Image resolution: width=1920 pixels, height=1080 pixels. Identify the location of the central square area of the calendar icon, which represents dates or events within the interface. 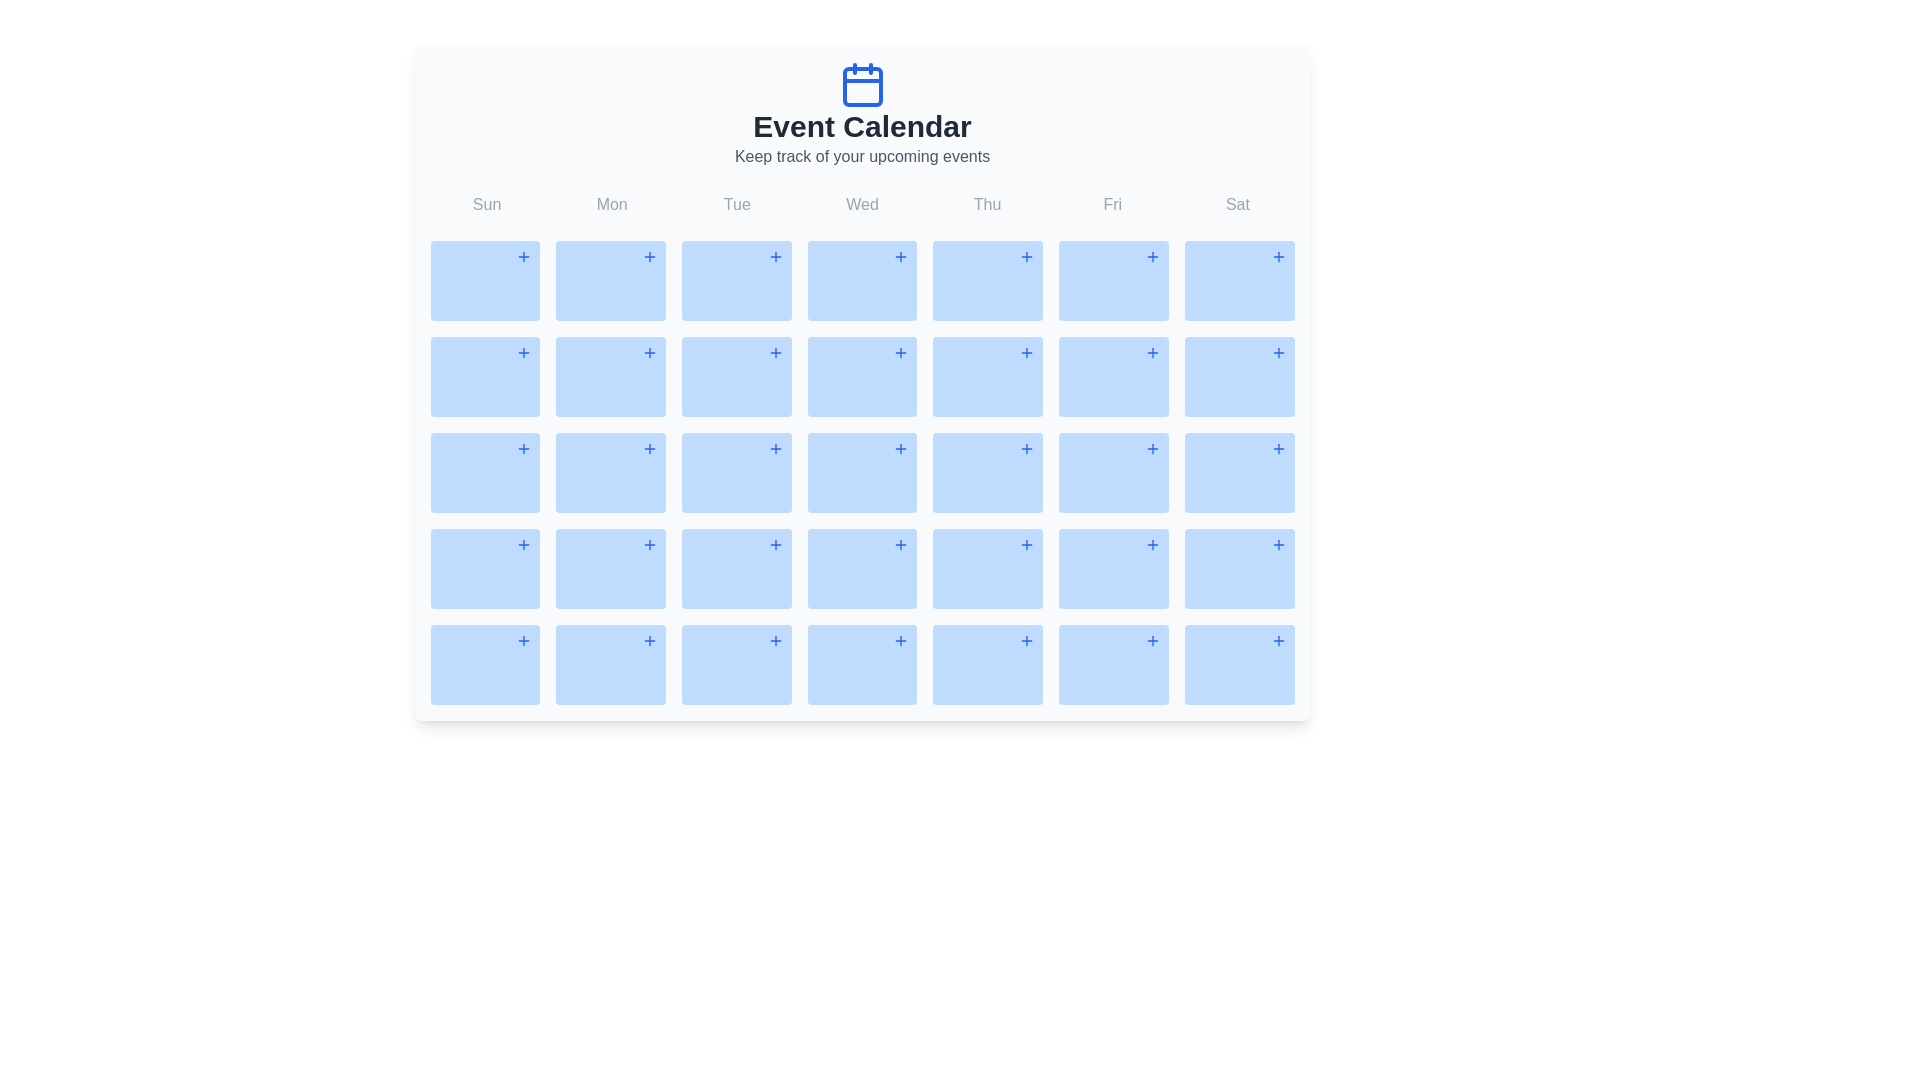
(862, 86).